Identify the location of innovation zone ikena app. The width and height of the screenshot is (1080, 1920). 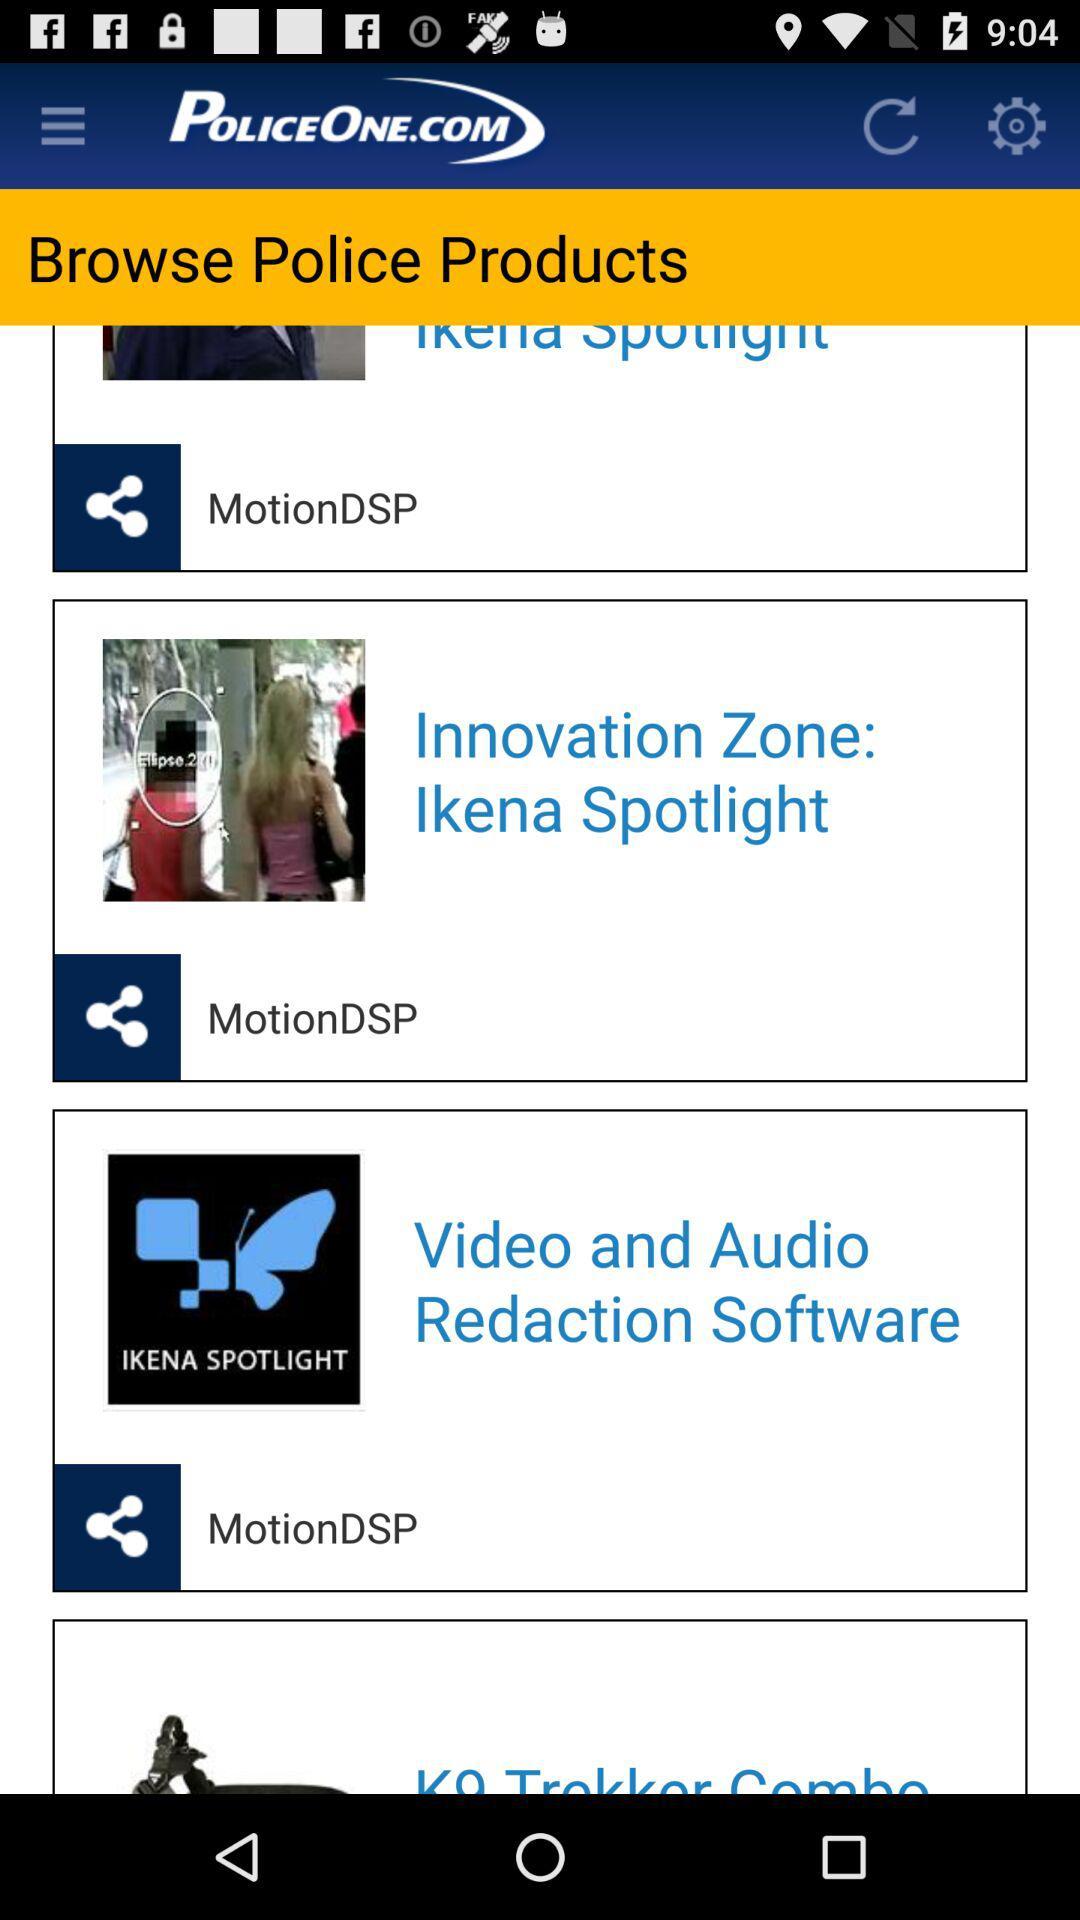
(692, 769).